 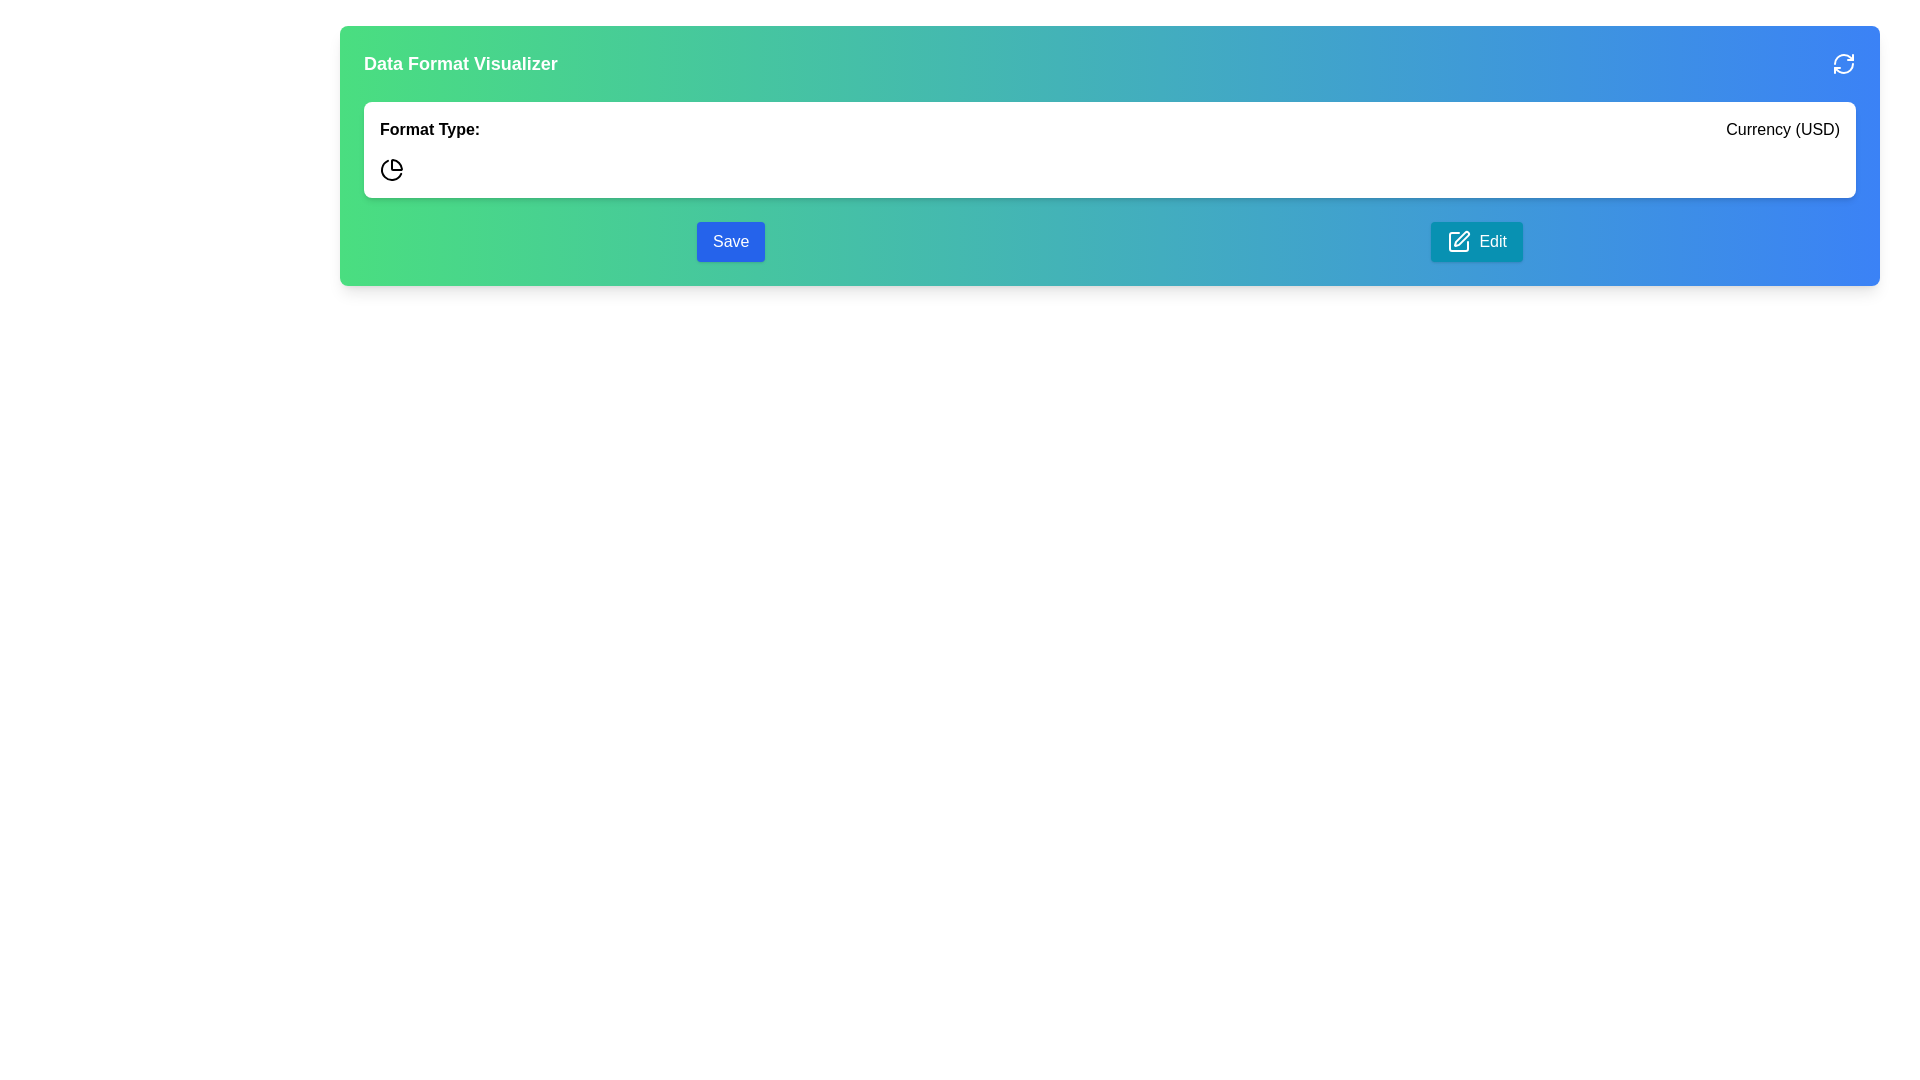 What do you see at coordinates (1459, 241) in the screenshot?
I see `the edit icon, which is a pictogram styled as a pen within a square, located to the left of the 'Edit' text in the lower-right area of the main layout` at bounding box center [1459, 241].